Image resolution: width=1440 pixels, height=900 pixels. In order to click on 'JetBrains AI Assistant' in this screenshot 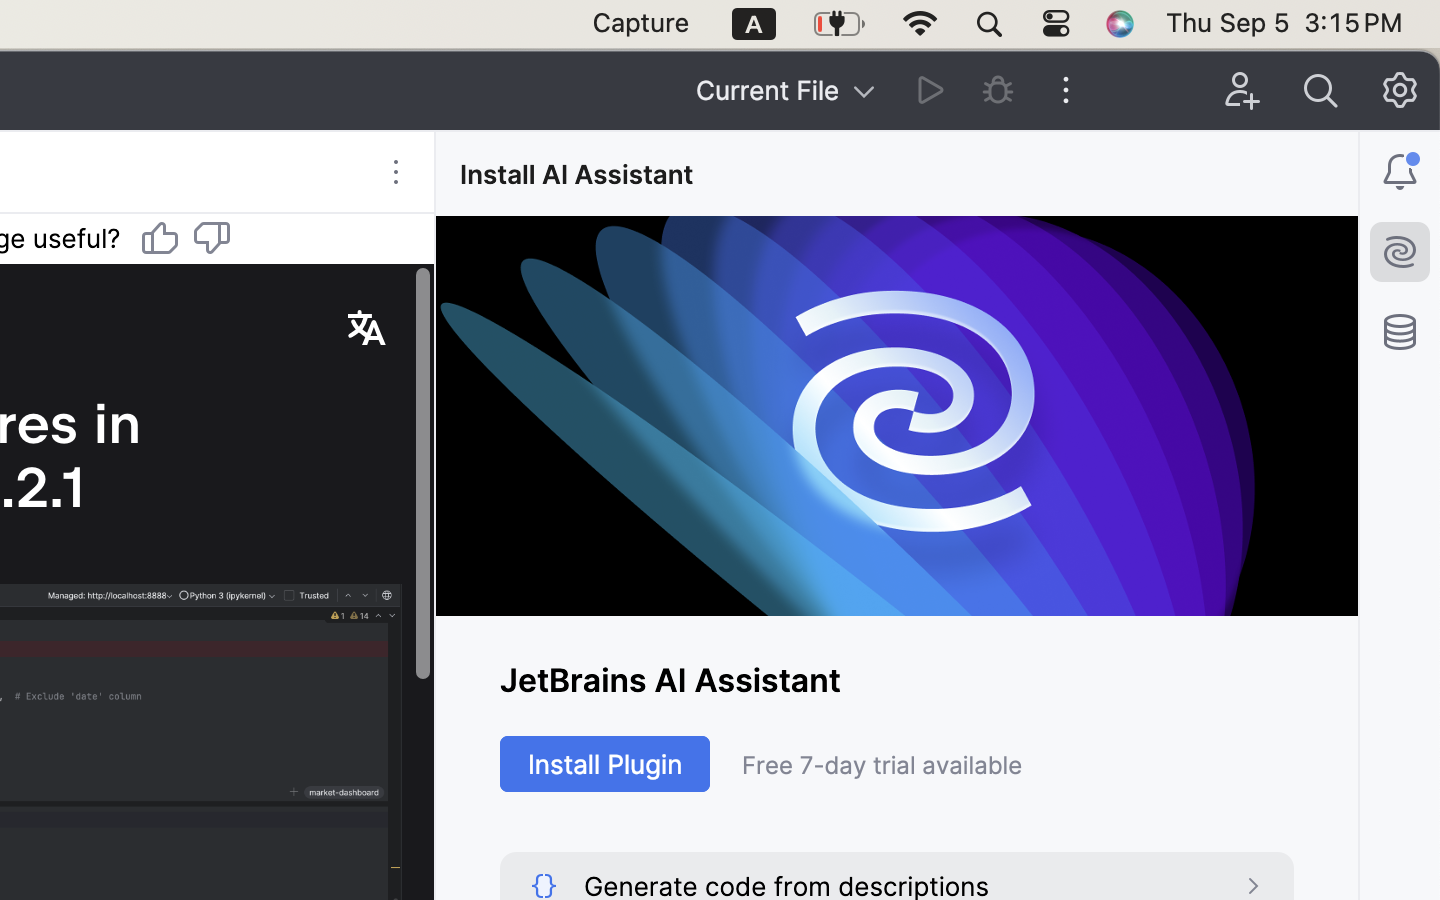, I will do `click(895, 679)`.